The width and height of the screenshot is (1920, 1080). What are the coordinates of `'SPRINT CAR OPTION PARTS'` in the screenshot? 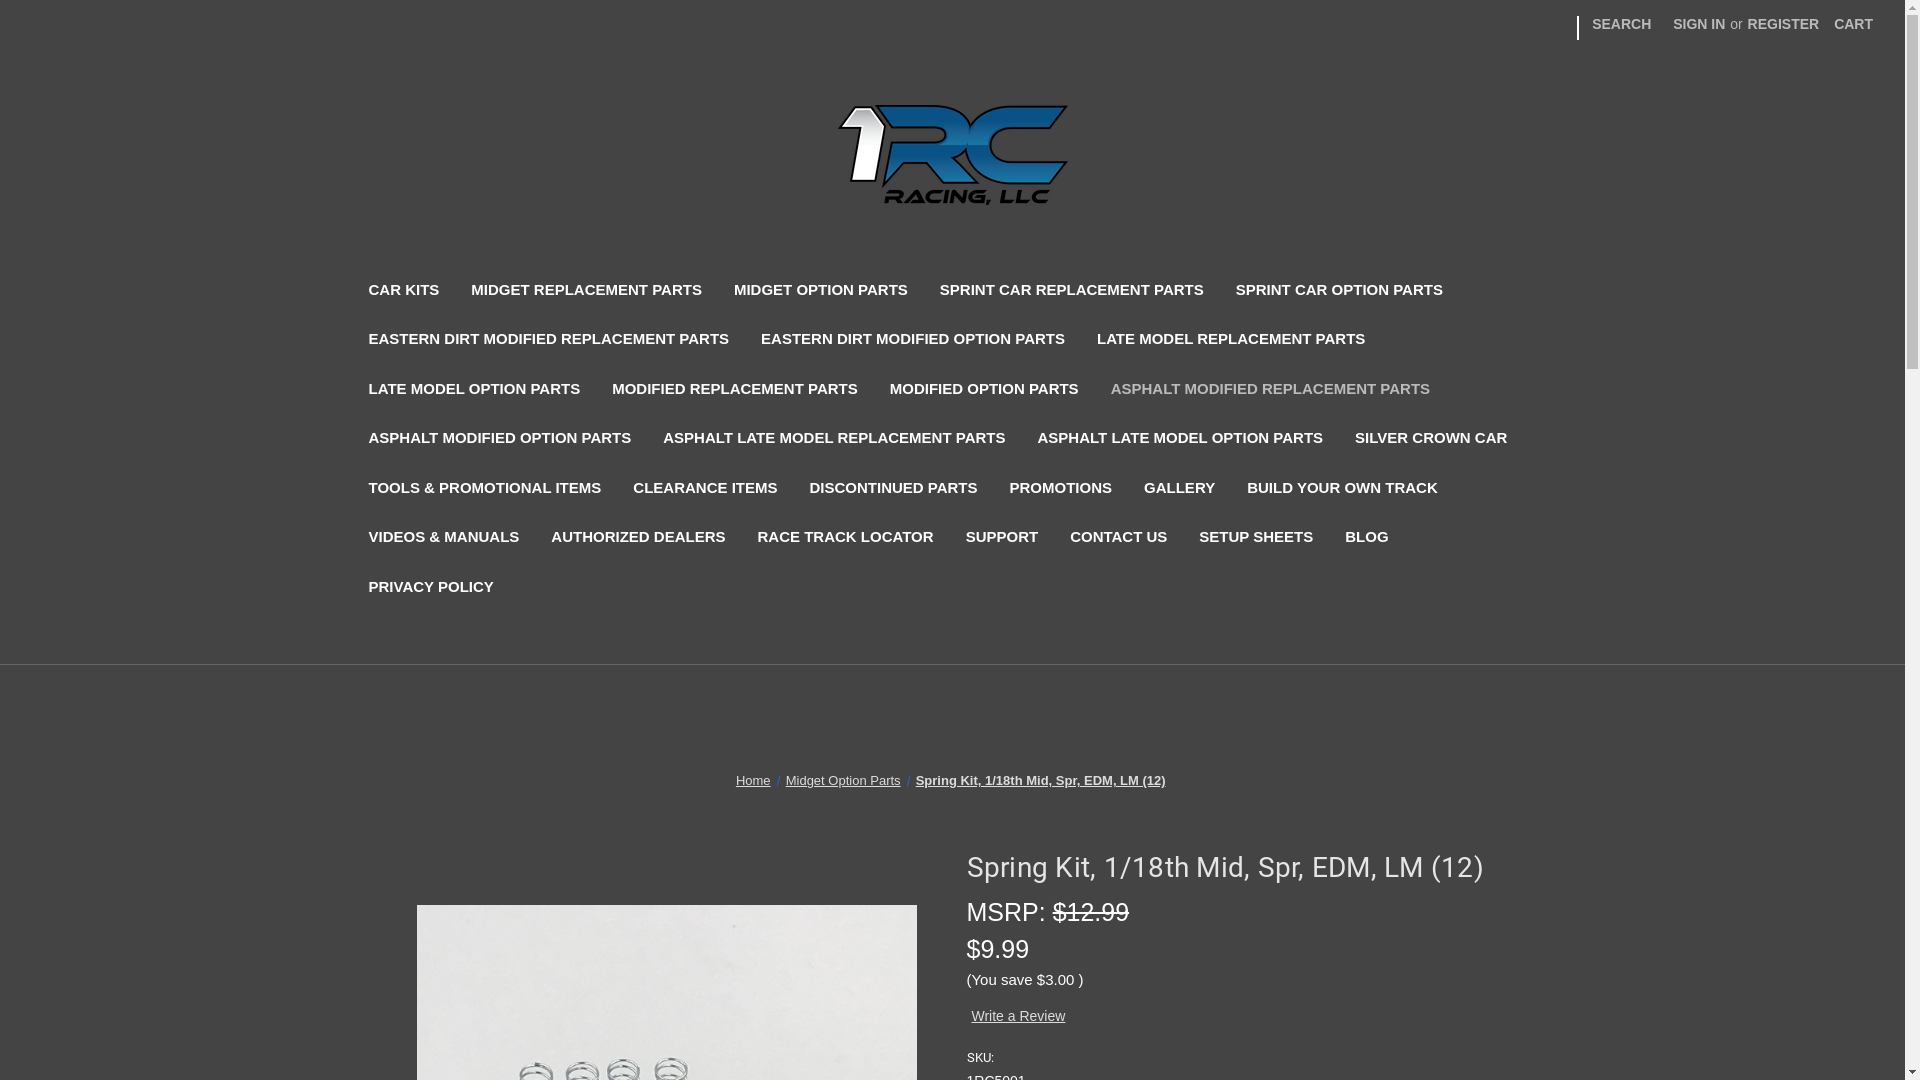 It's located at (1339, 292).